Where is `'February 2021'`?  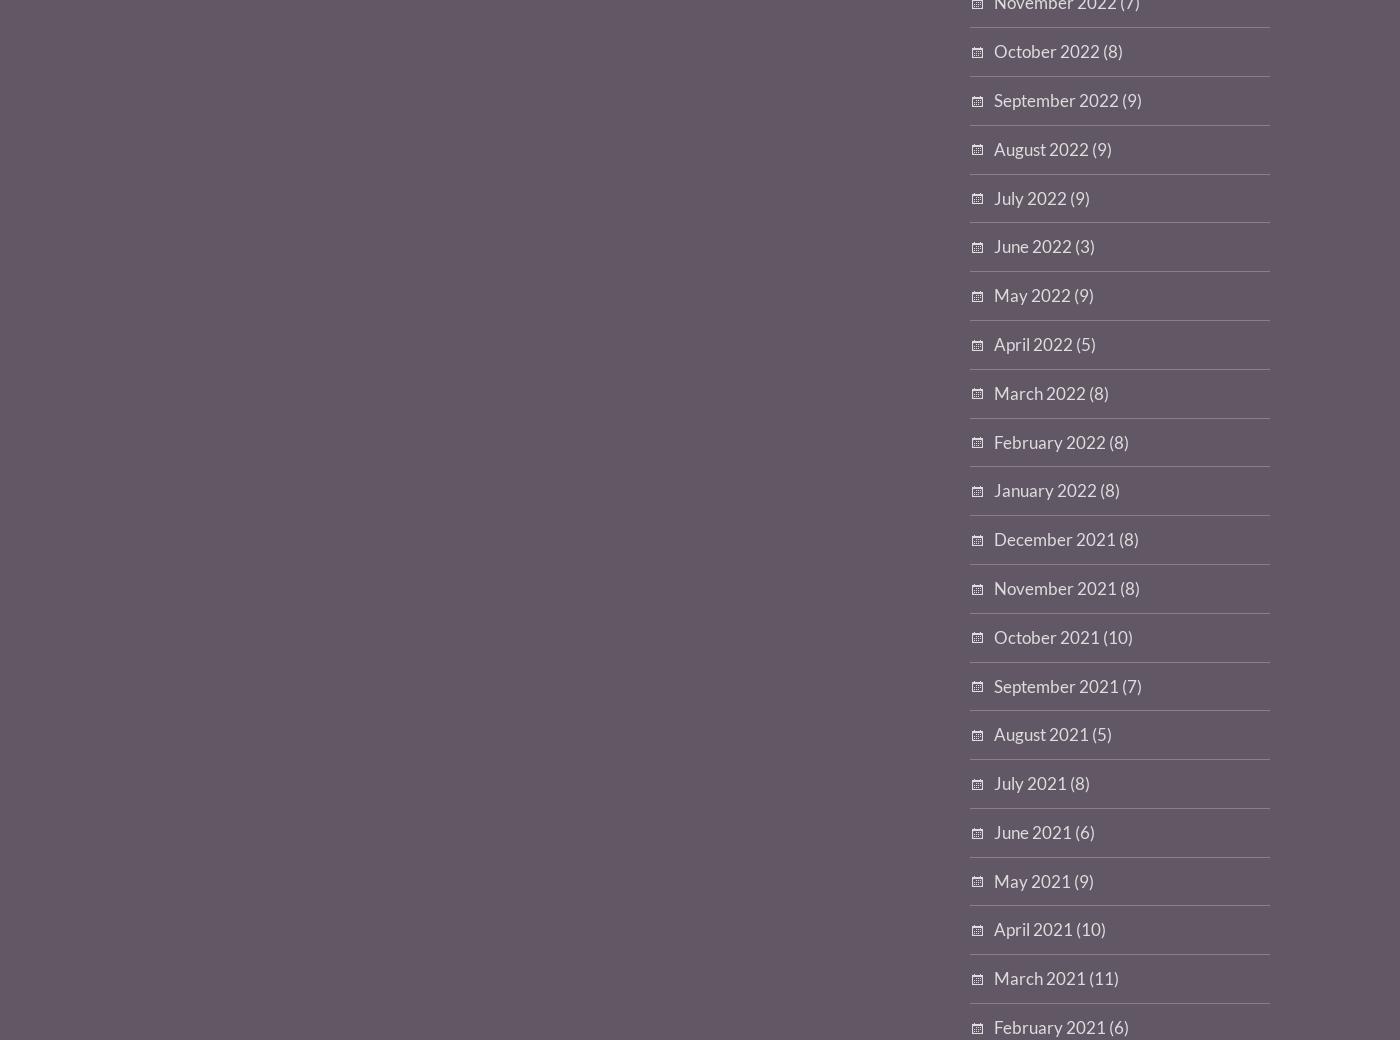 'February 2021' is located at coordinates (1050, 1027).